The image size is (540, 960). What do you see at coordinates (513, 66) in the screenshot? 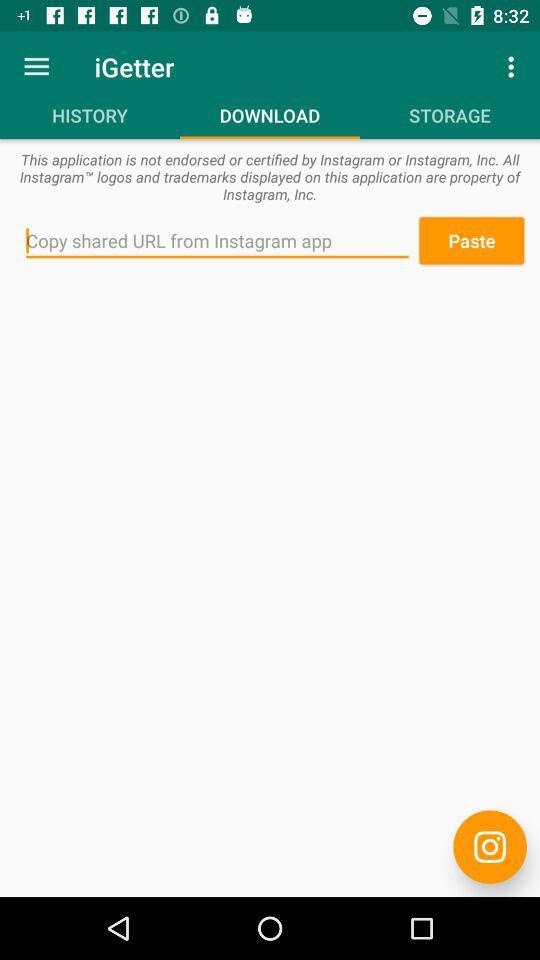
I see `the icon next to the igetter item` at bounding box center [513, 66].